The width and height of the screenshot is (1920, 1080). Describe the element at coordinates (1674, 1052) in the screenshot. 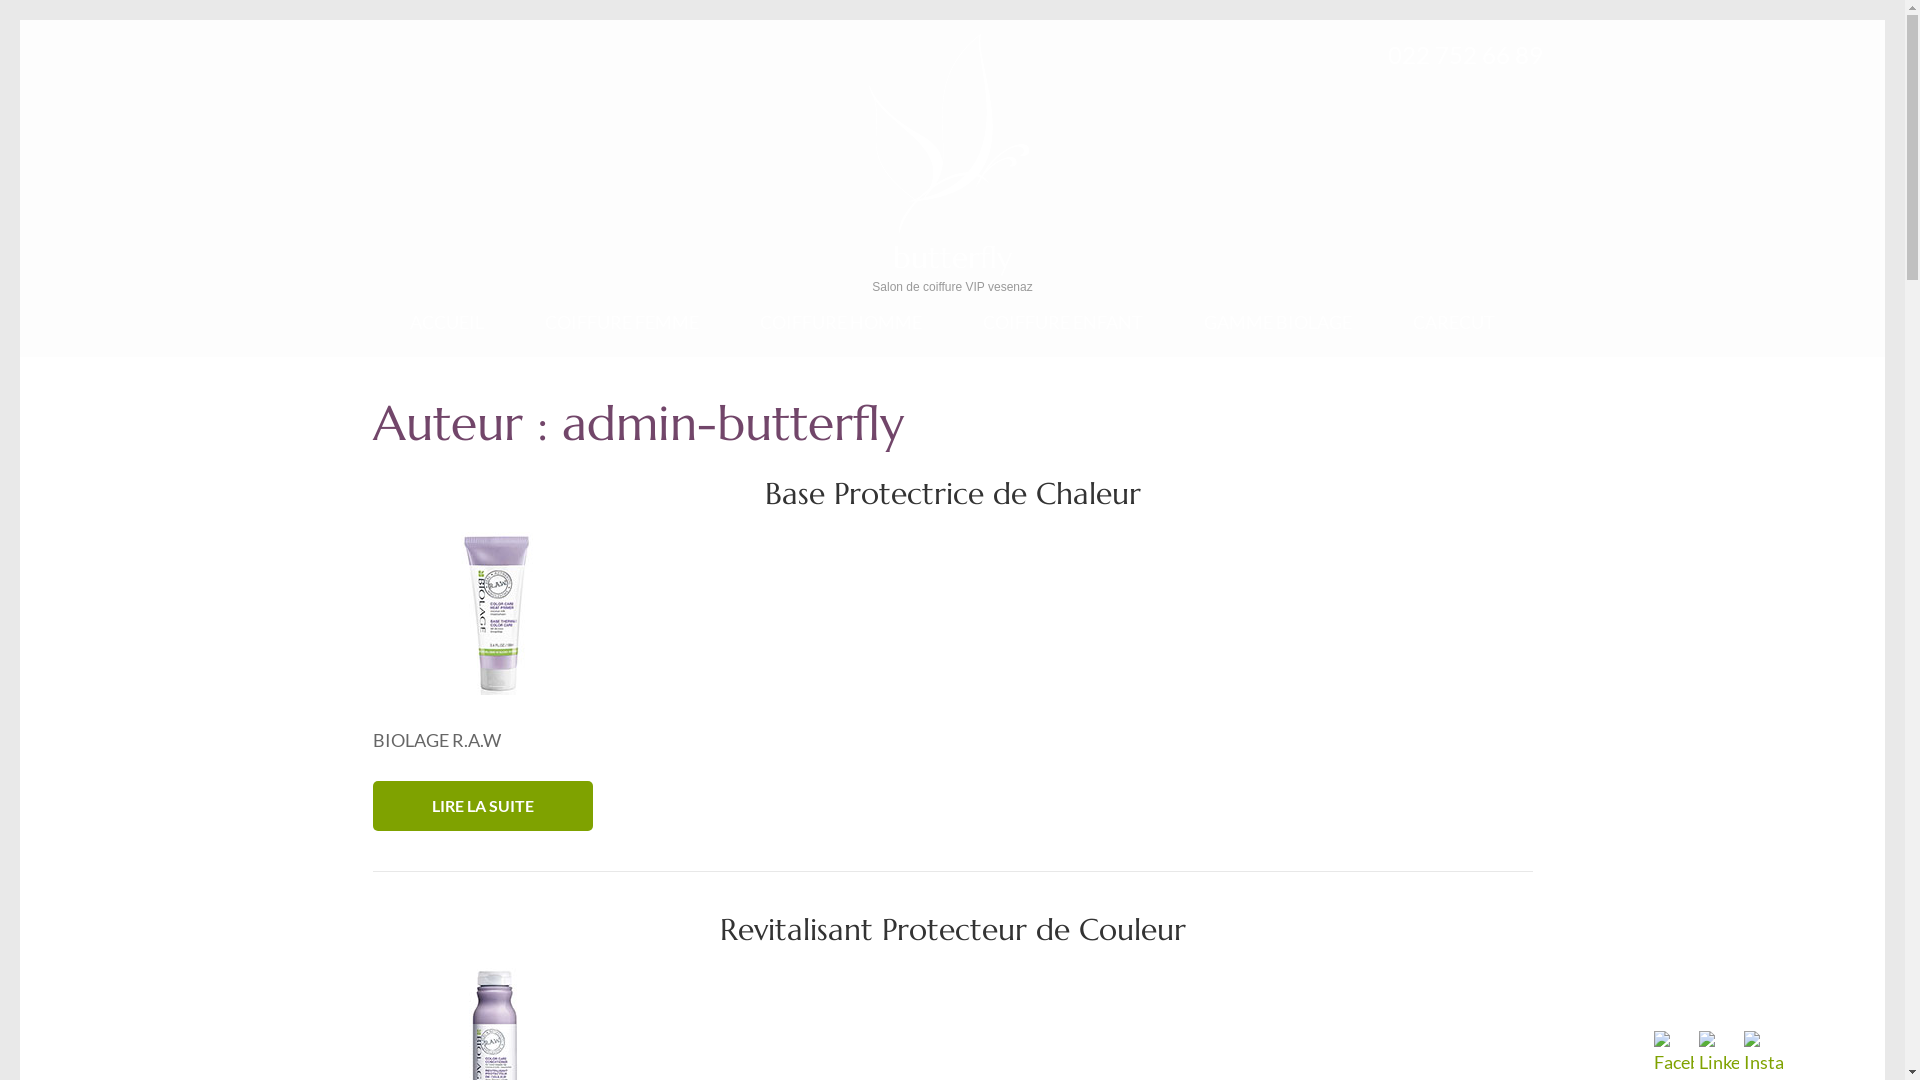

I see `'Facebook'` at that location.